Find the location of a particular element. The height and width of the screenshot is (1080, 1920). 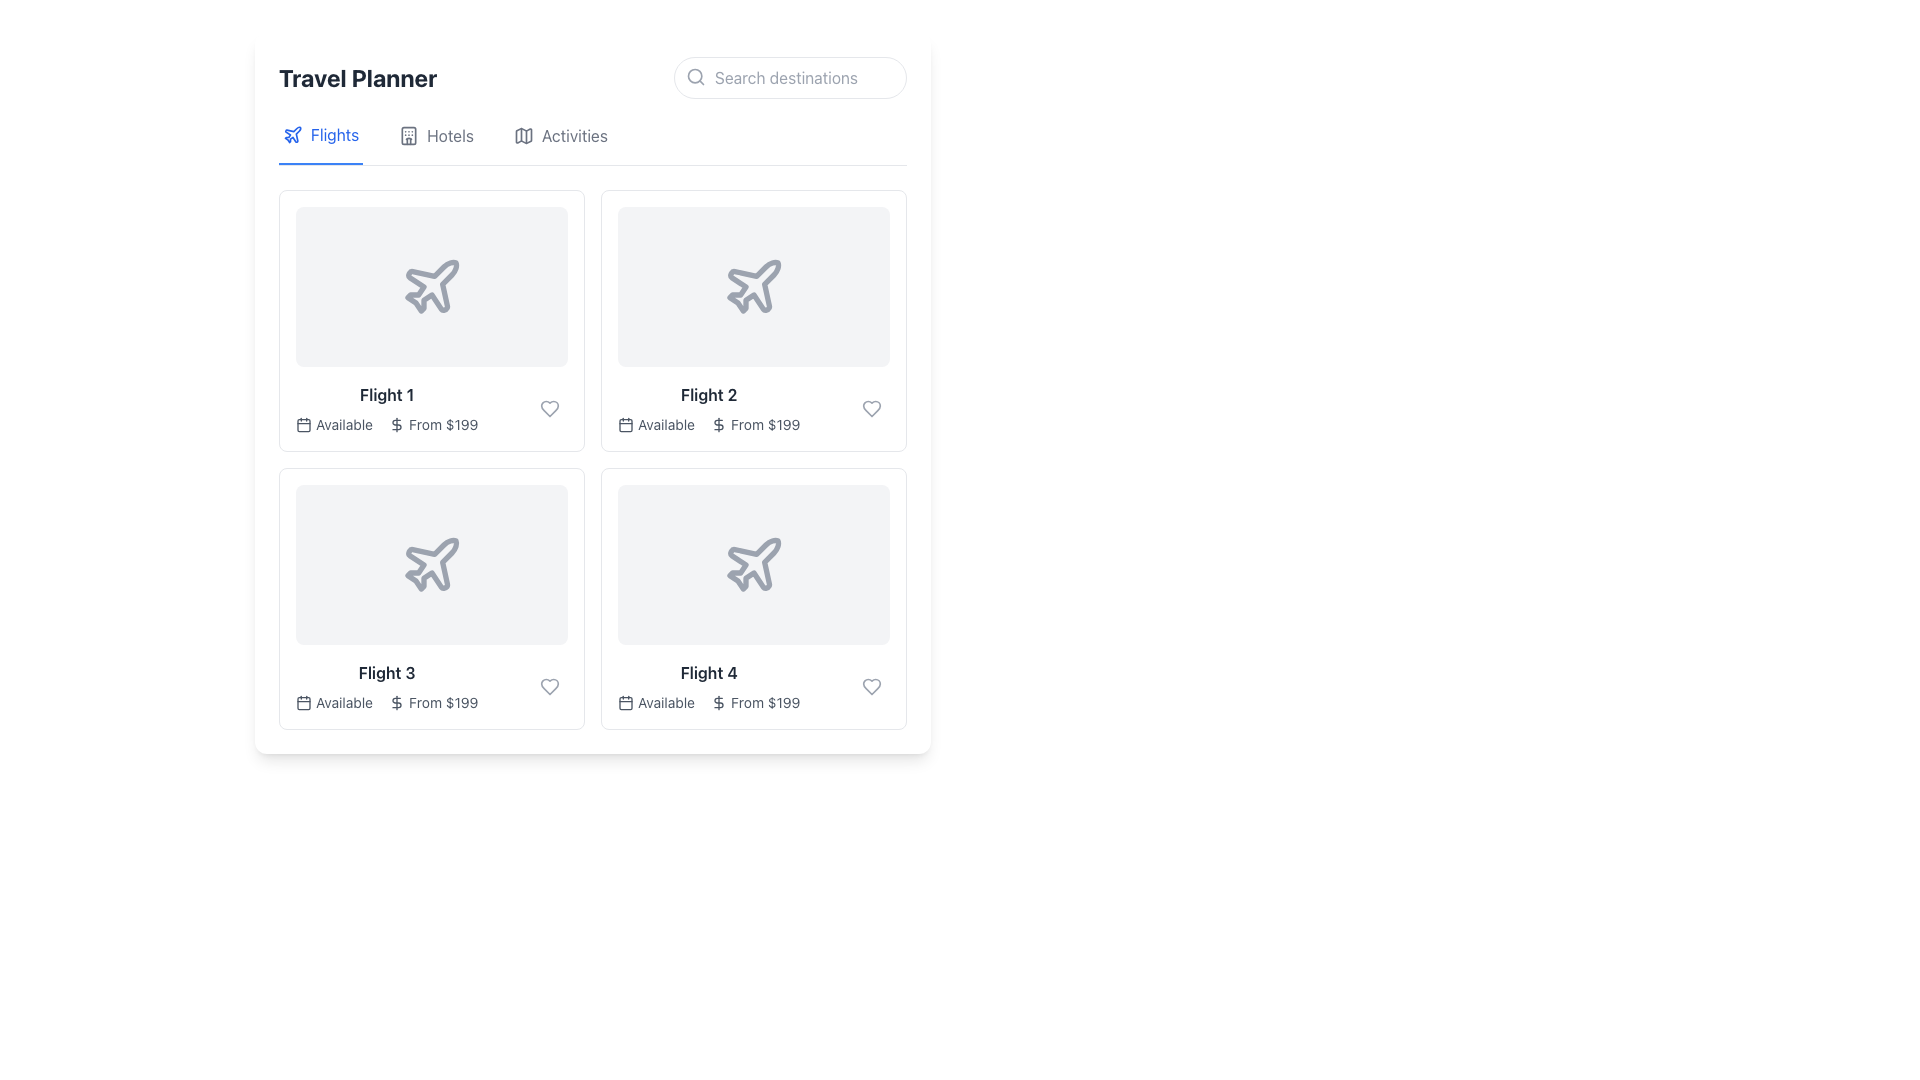

the 'Available' label with calendar icon, which is the first item in the horizontal group containing 'Available' and 'From $199' is located at coordinates (656, 701).